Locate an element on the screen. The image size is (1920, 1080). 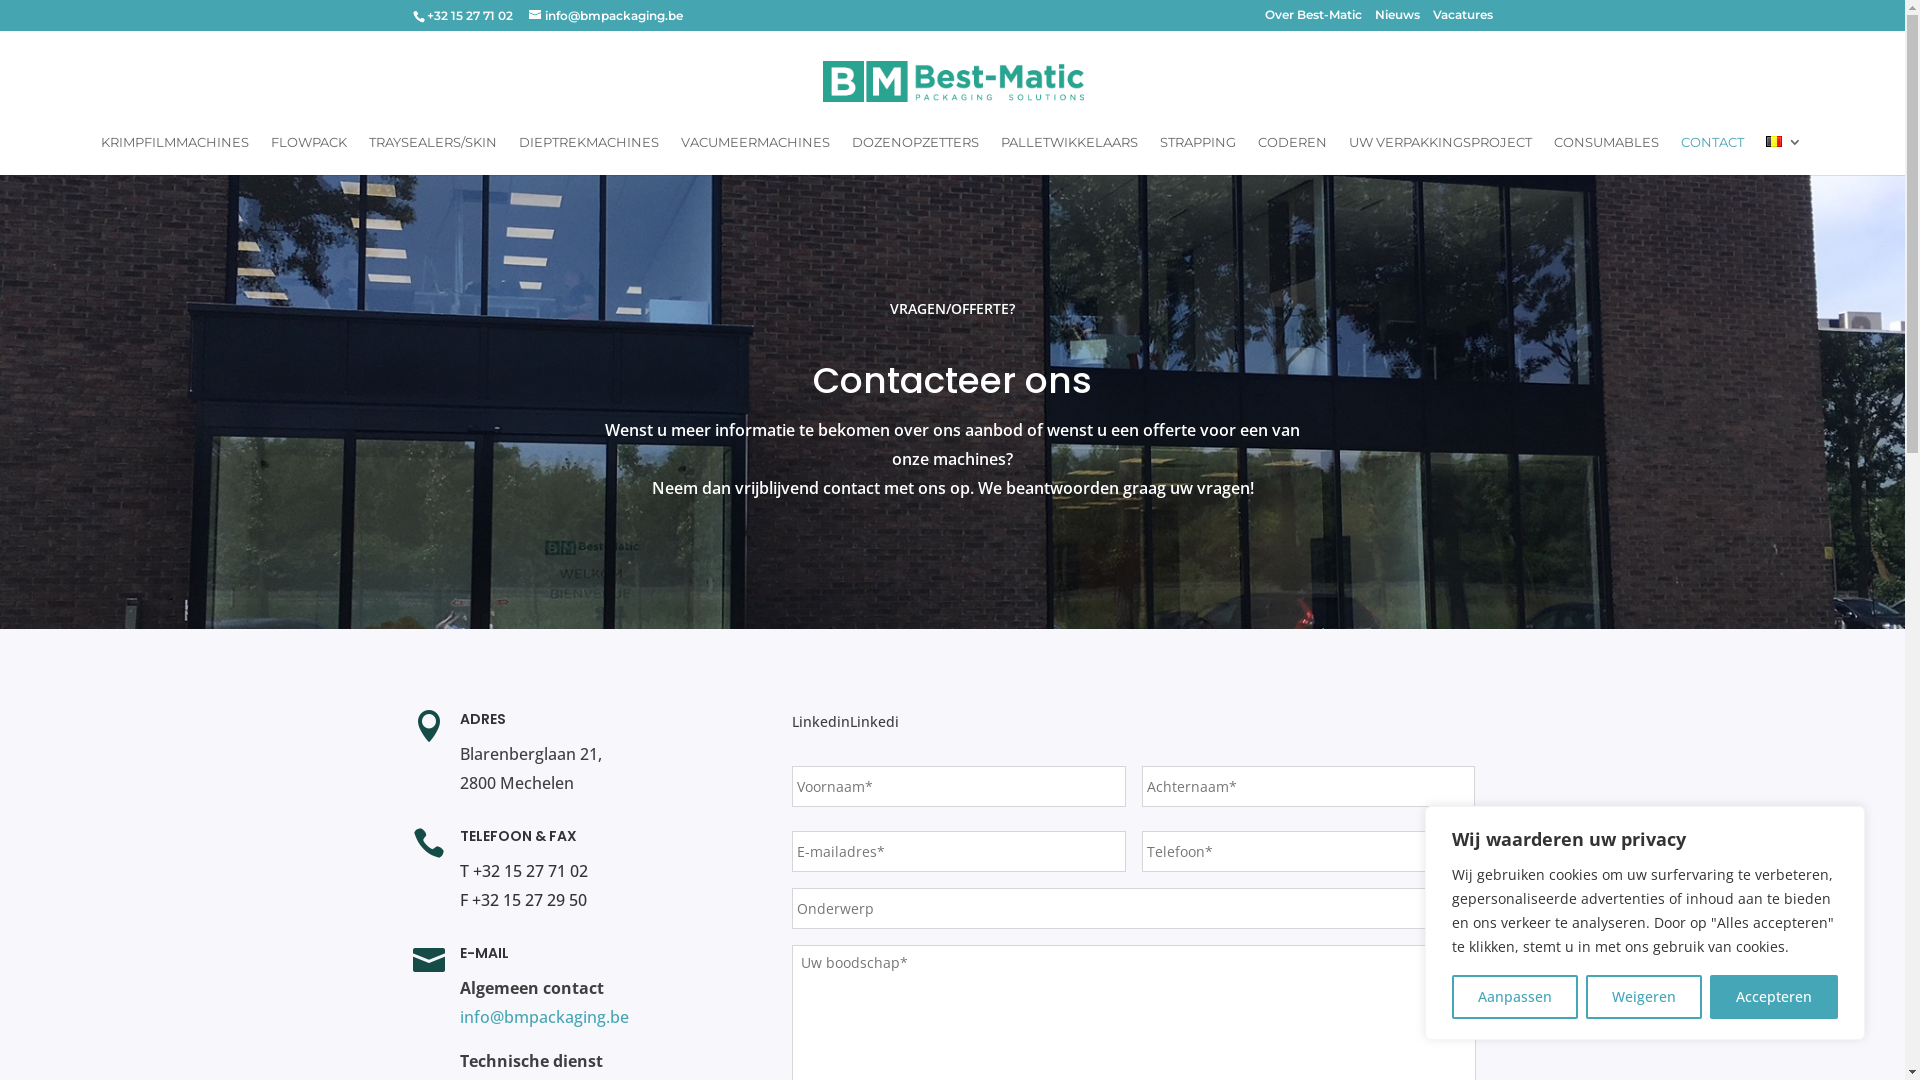
'Nieuws' is located at coordinates (1395, 19).